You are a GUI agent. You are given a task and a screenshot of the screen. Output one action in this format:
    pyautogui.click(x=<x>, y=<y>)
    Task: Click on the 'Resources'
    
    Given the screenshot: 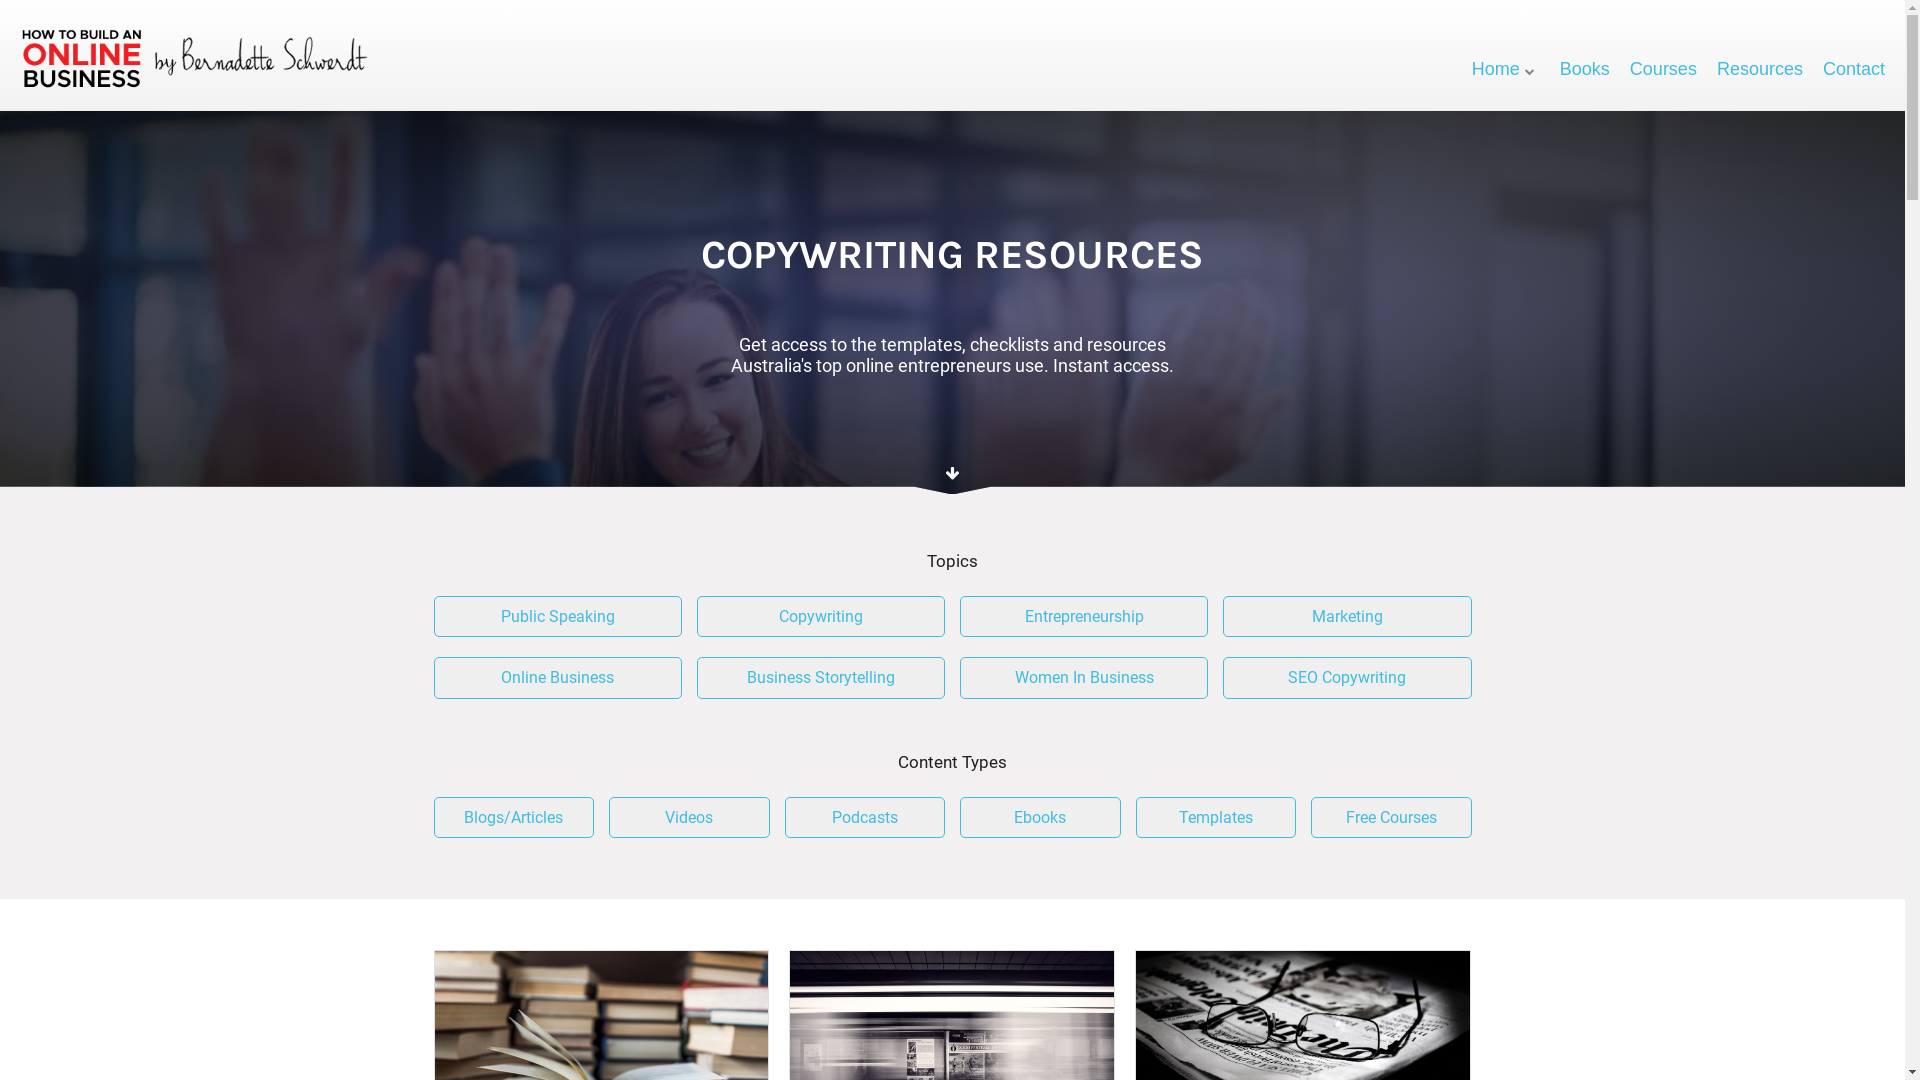 What is the action you would take?
    pyautogui.click(x=1760, y=68)
    